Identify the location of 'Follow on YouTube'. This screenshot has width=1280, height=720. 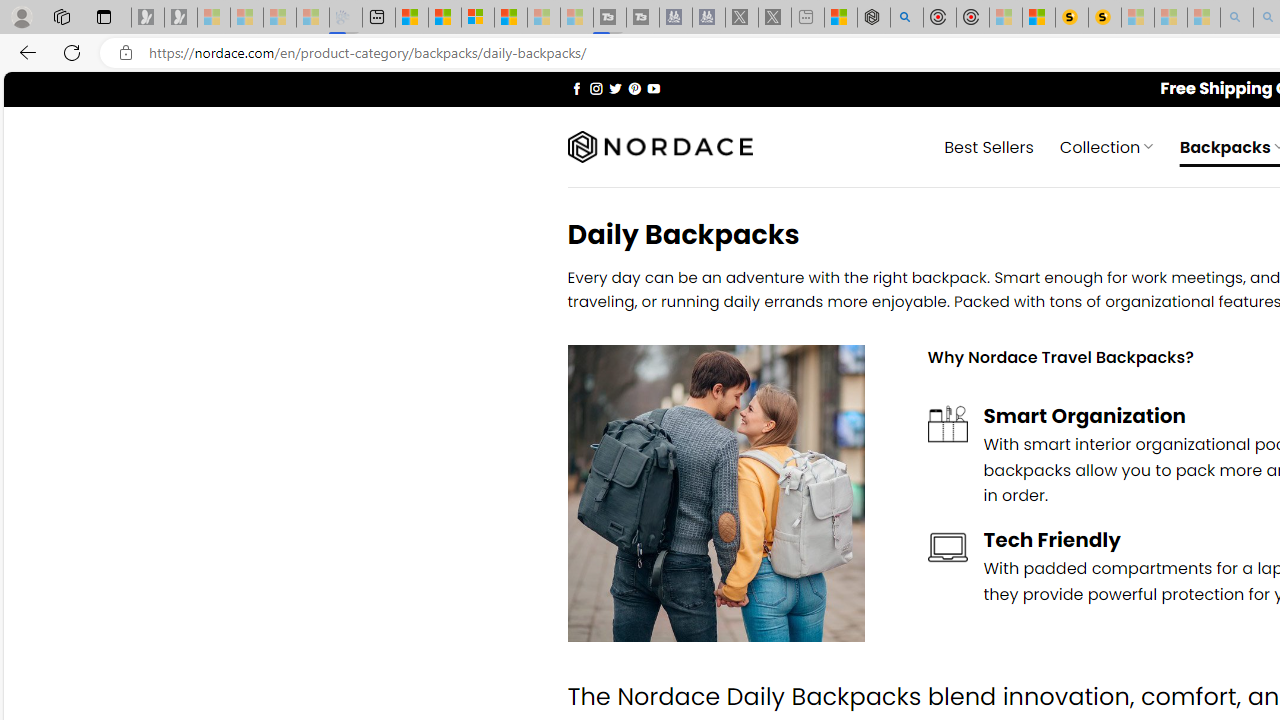
(653, 87).